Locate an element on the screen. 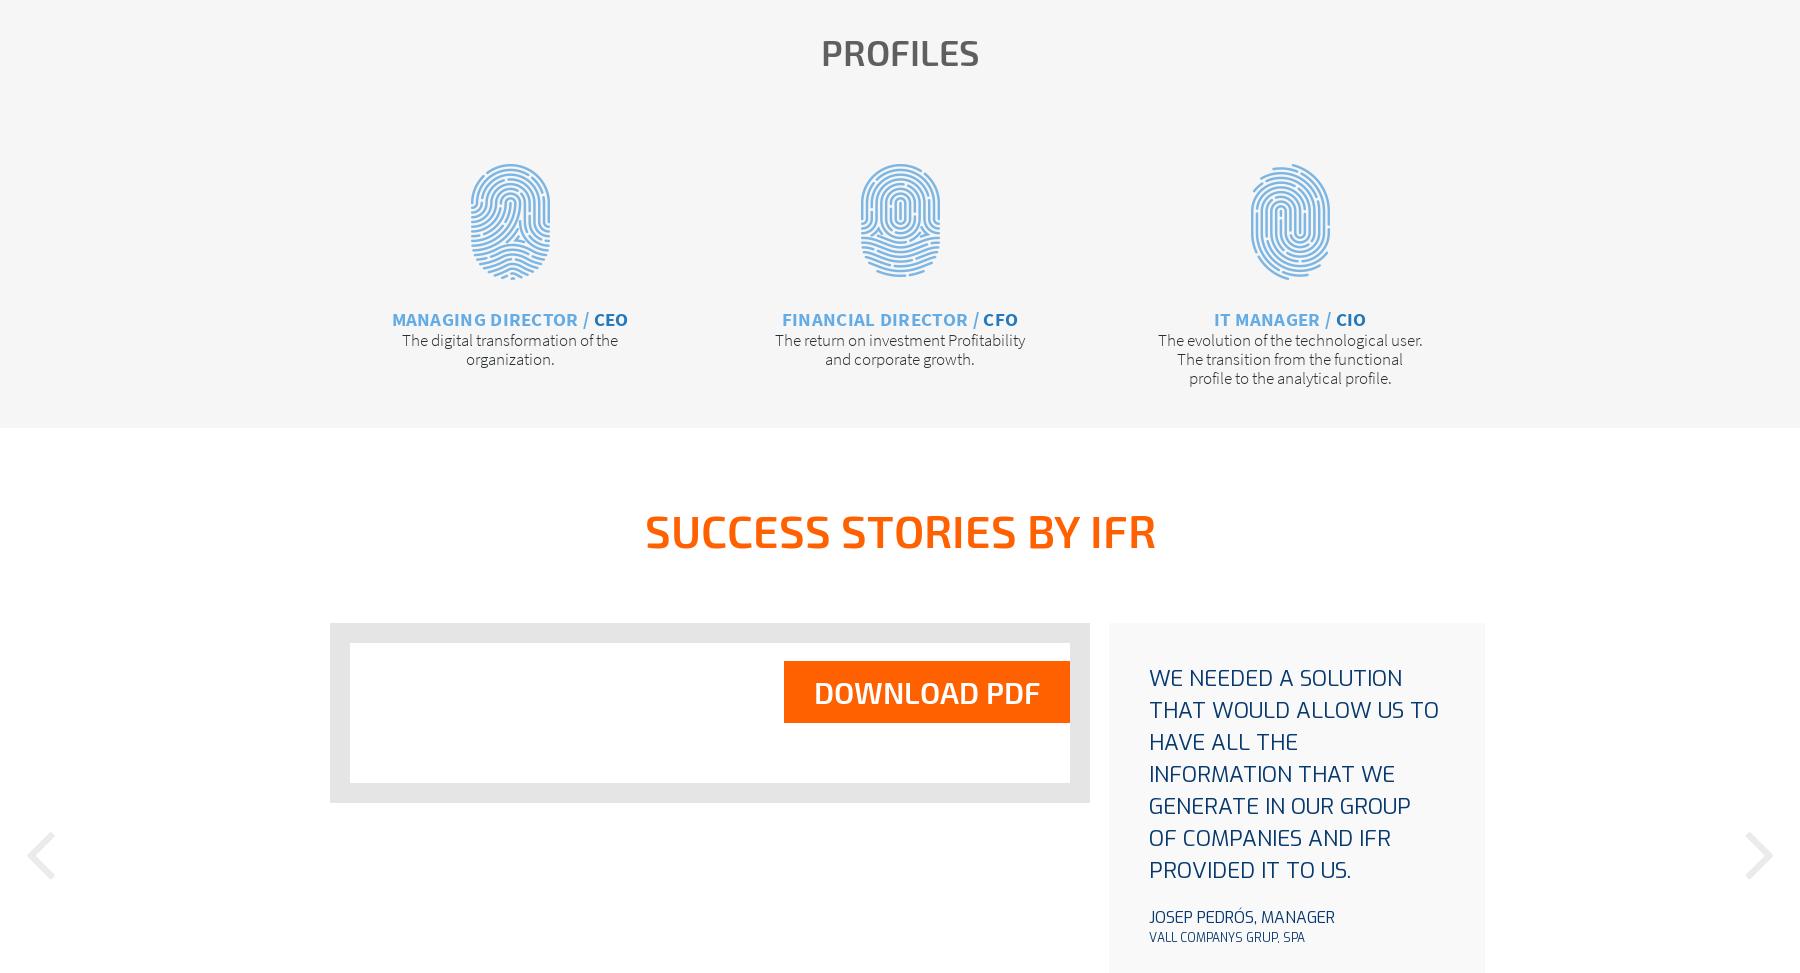  'The return on investment Profitability and corporate growth.' is located at coordinates (900, 348).